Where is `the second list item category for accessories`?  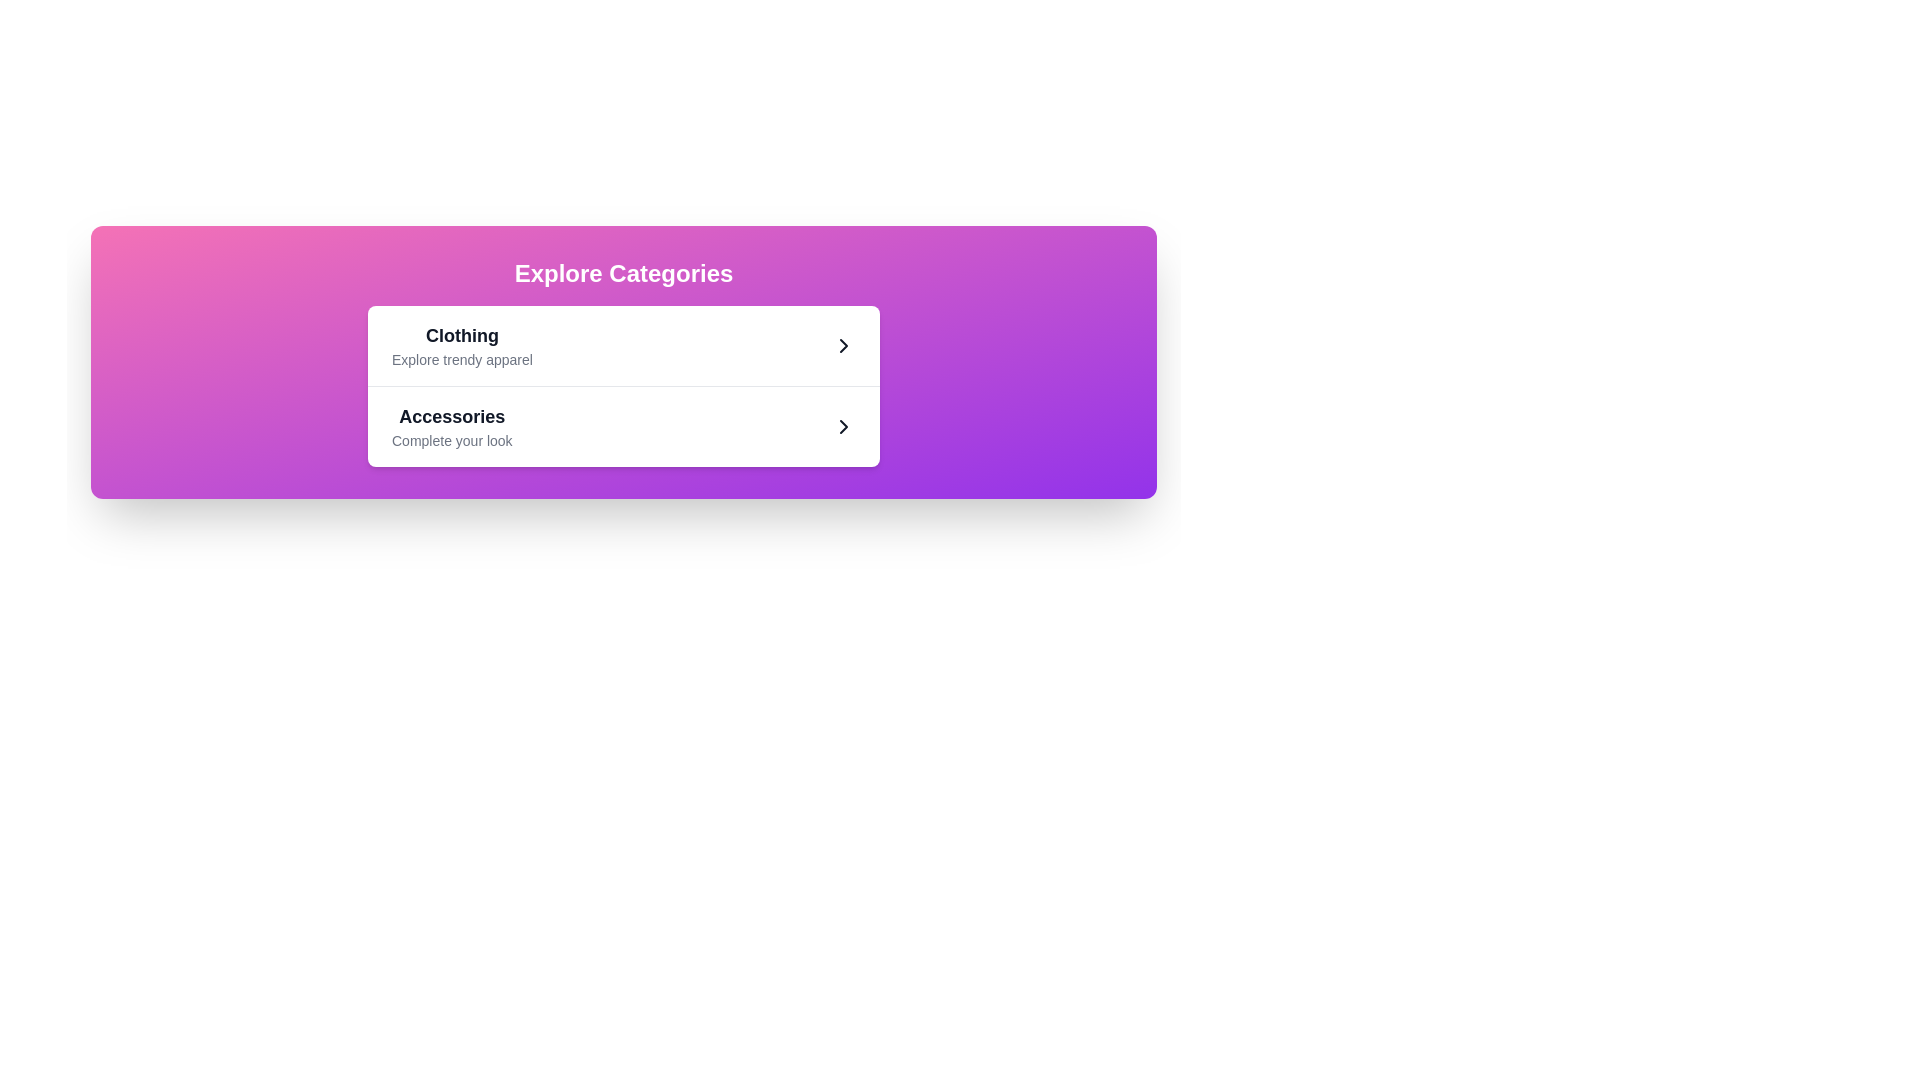
the second list item category for accessories is located at coordinates (623, 426).